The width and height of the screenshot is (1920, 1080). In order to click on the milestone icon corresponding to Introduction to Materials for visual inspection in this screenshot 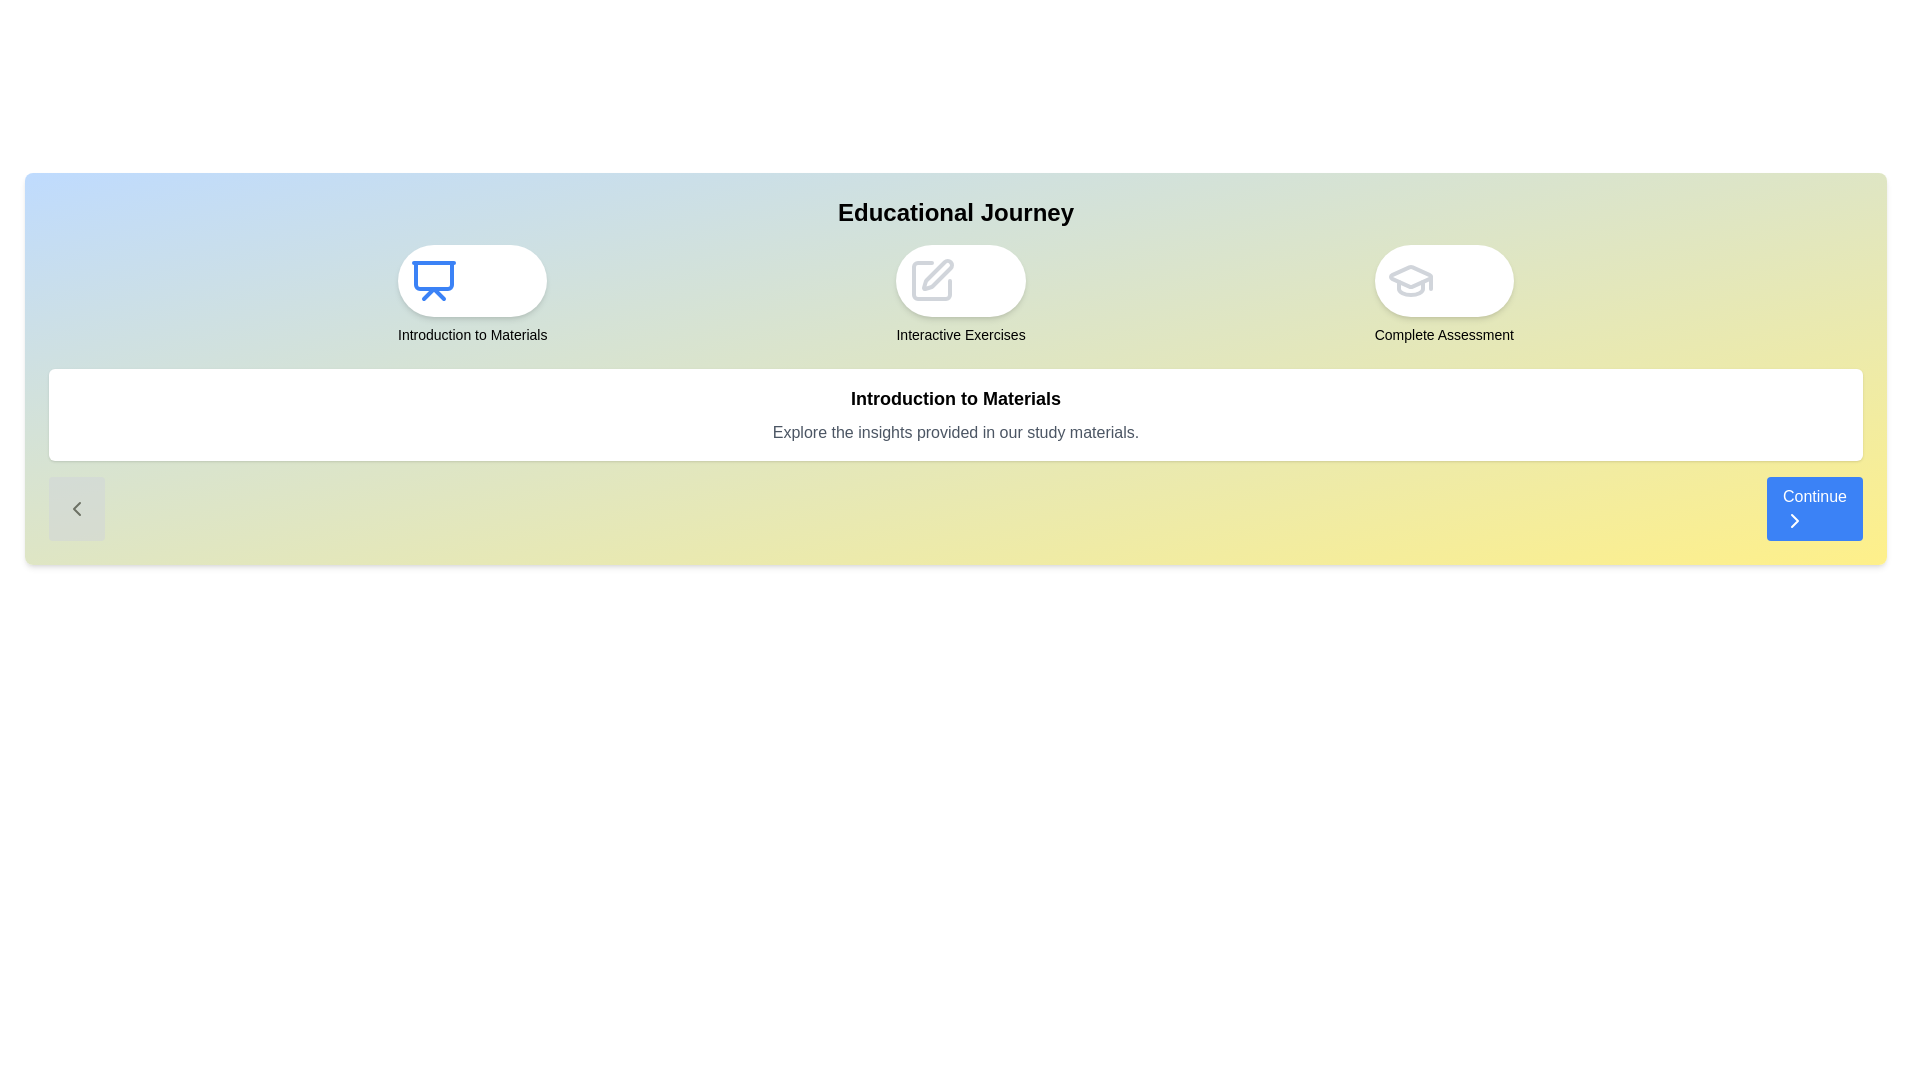, I will do `click(471, 281)`.